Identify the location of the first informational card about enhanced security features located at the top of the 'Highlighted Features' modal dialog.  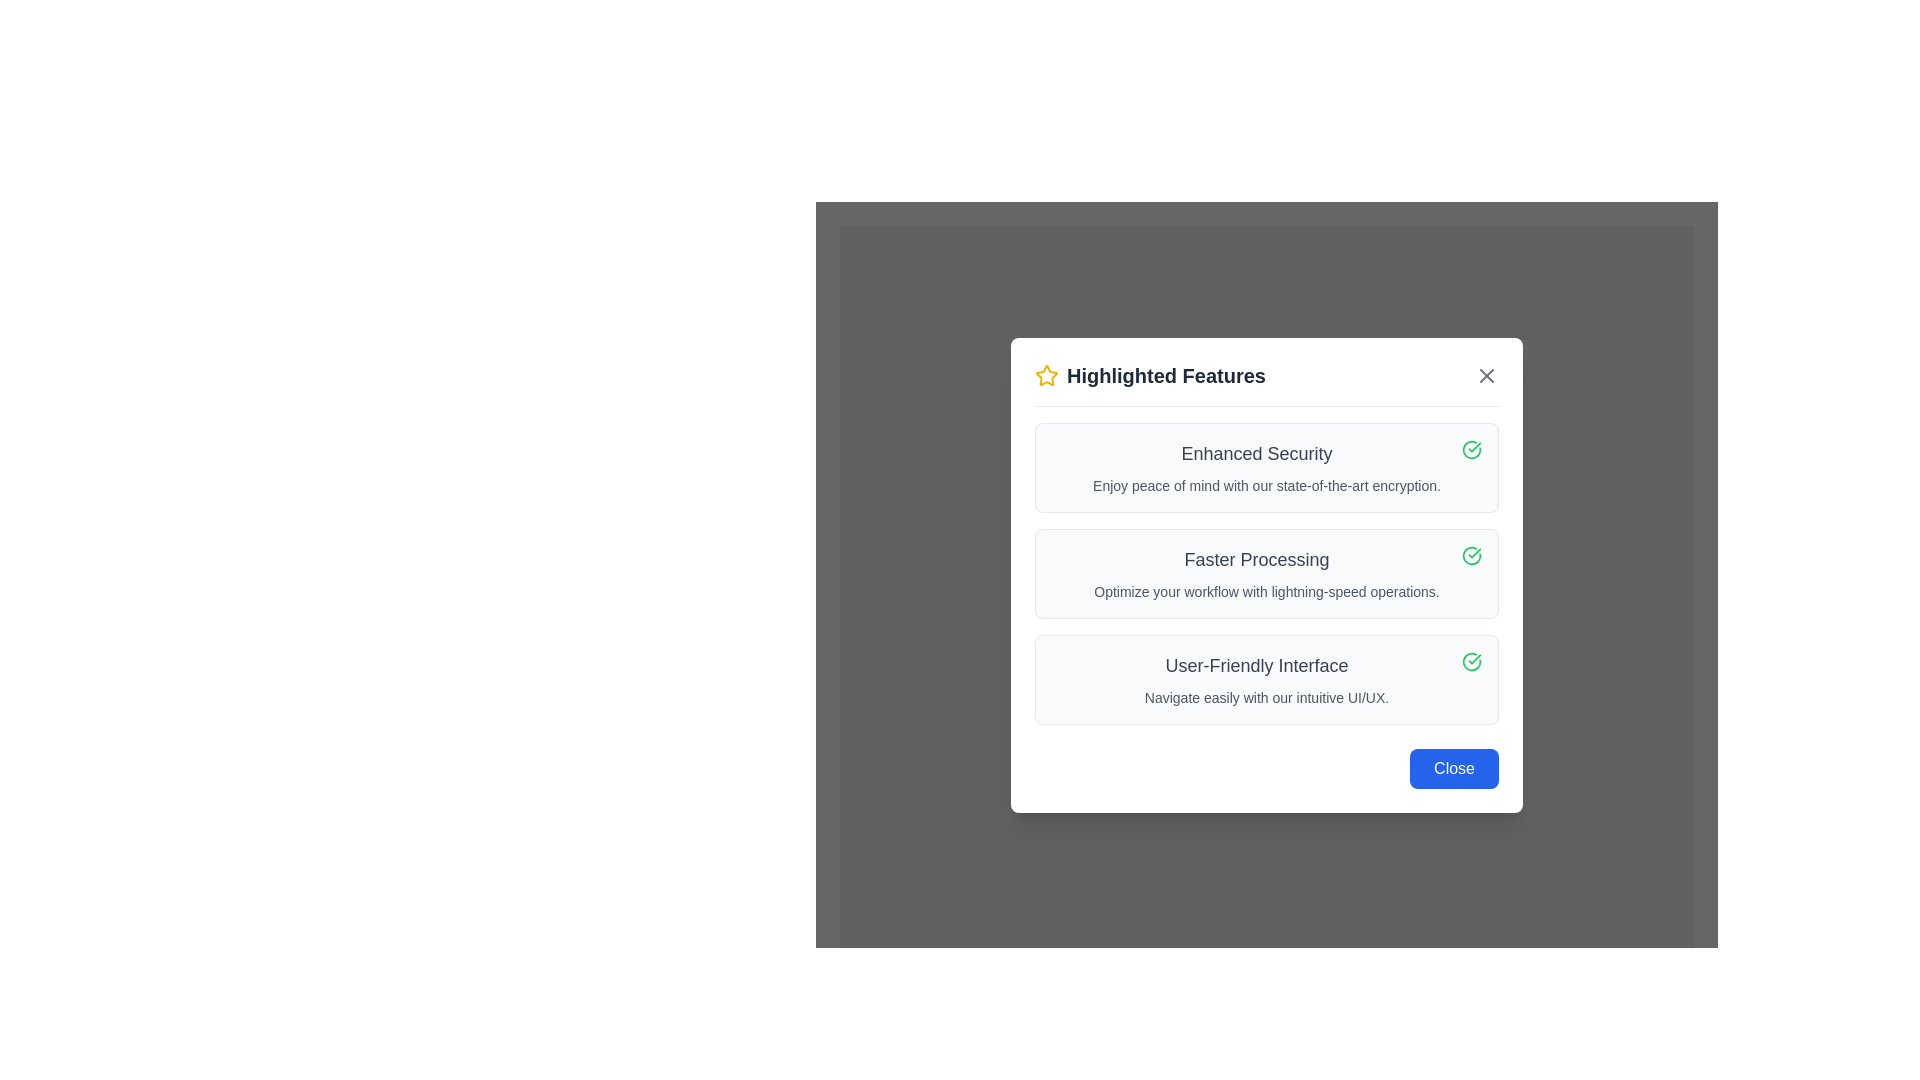
(1266, 467).